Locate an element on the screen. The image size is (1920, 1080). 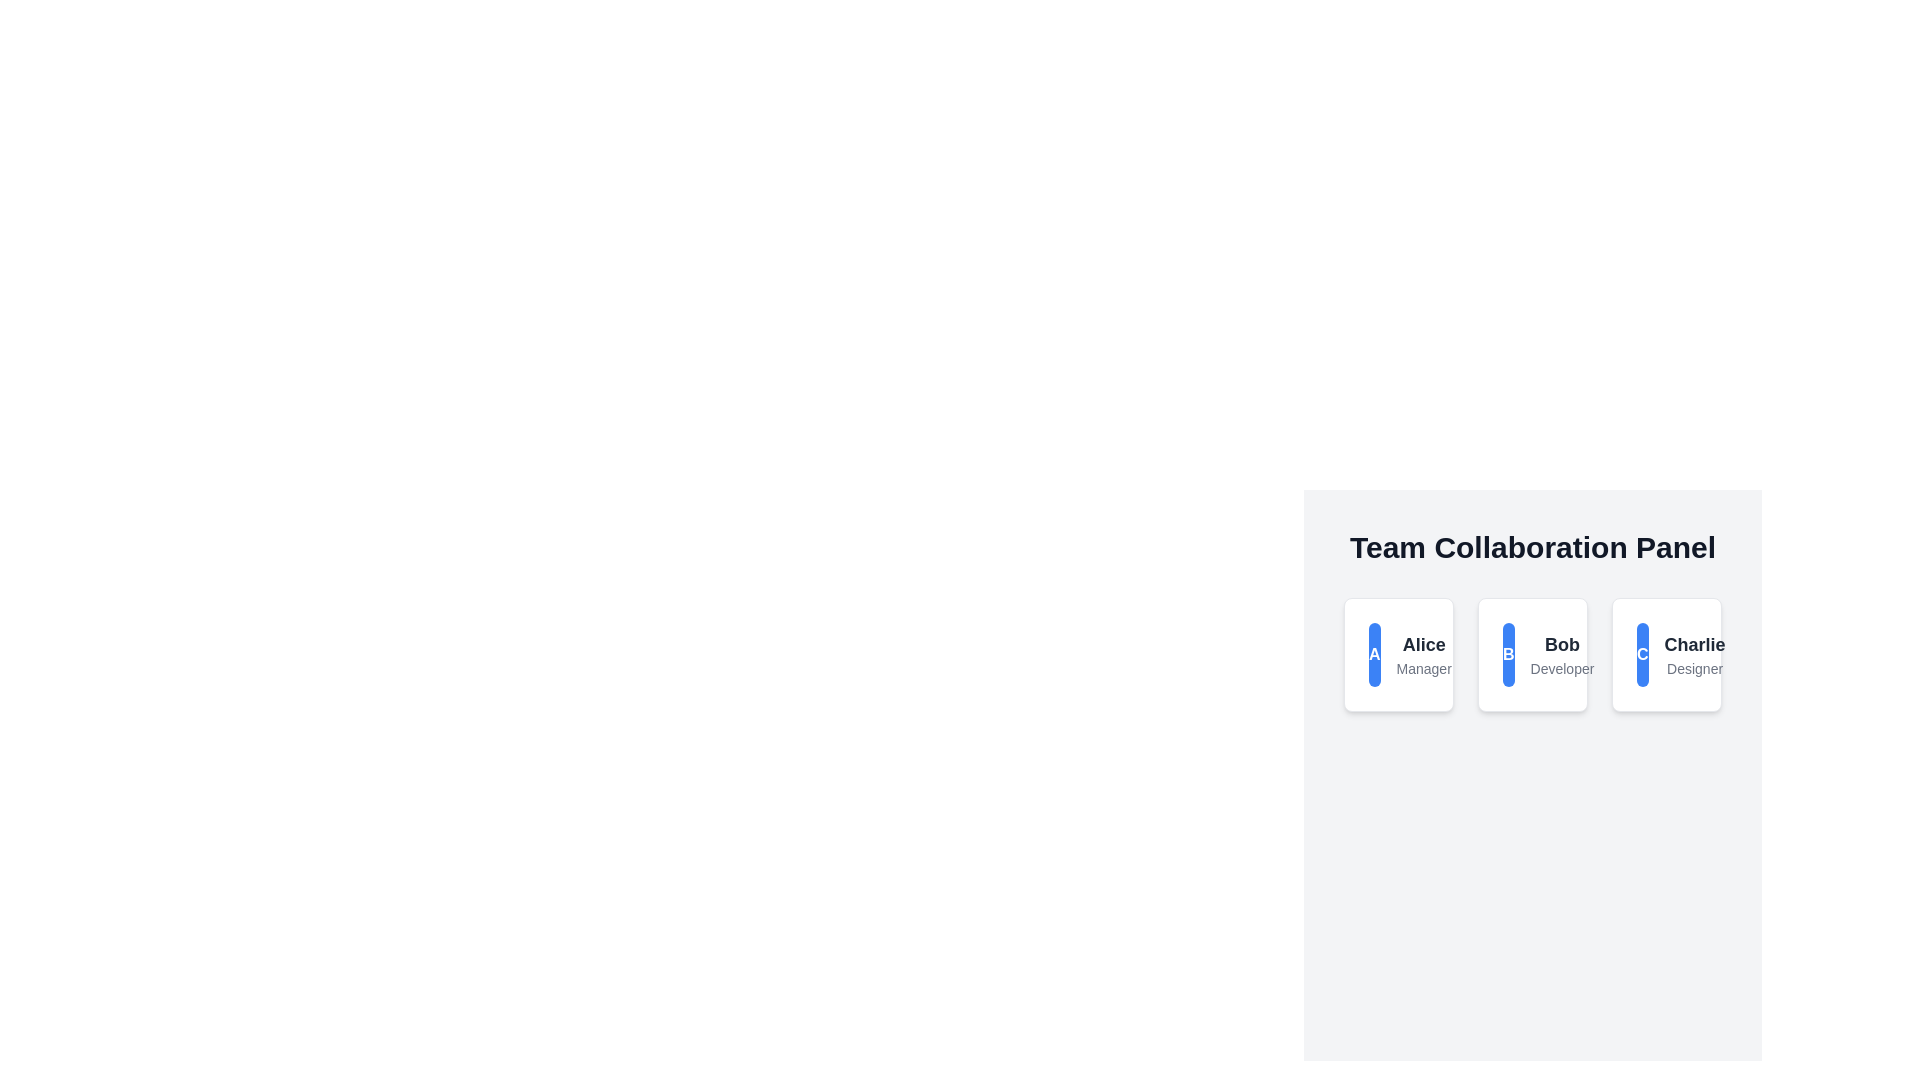
the text display that shows the name and role of an individual, located in the middle card of a group of three team member cards, beneath the letter icon 'B' and to the right of 'Alice Manager' is located at coordinates (1561, 655).